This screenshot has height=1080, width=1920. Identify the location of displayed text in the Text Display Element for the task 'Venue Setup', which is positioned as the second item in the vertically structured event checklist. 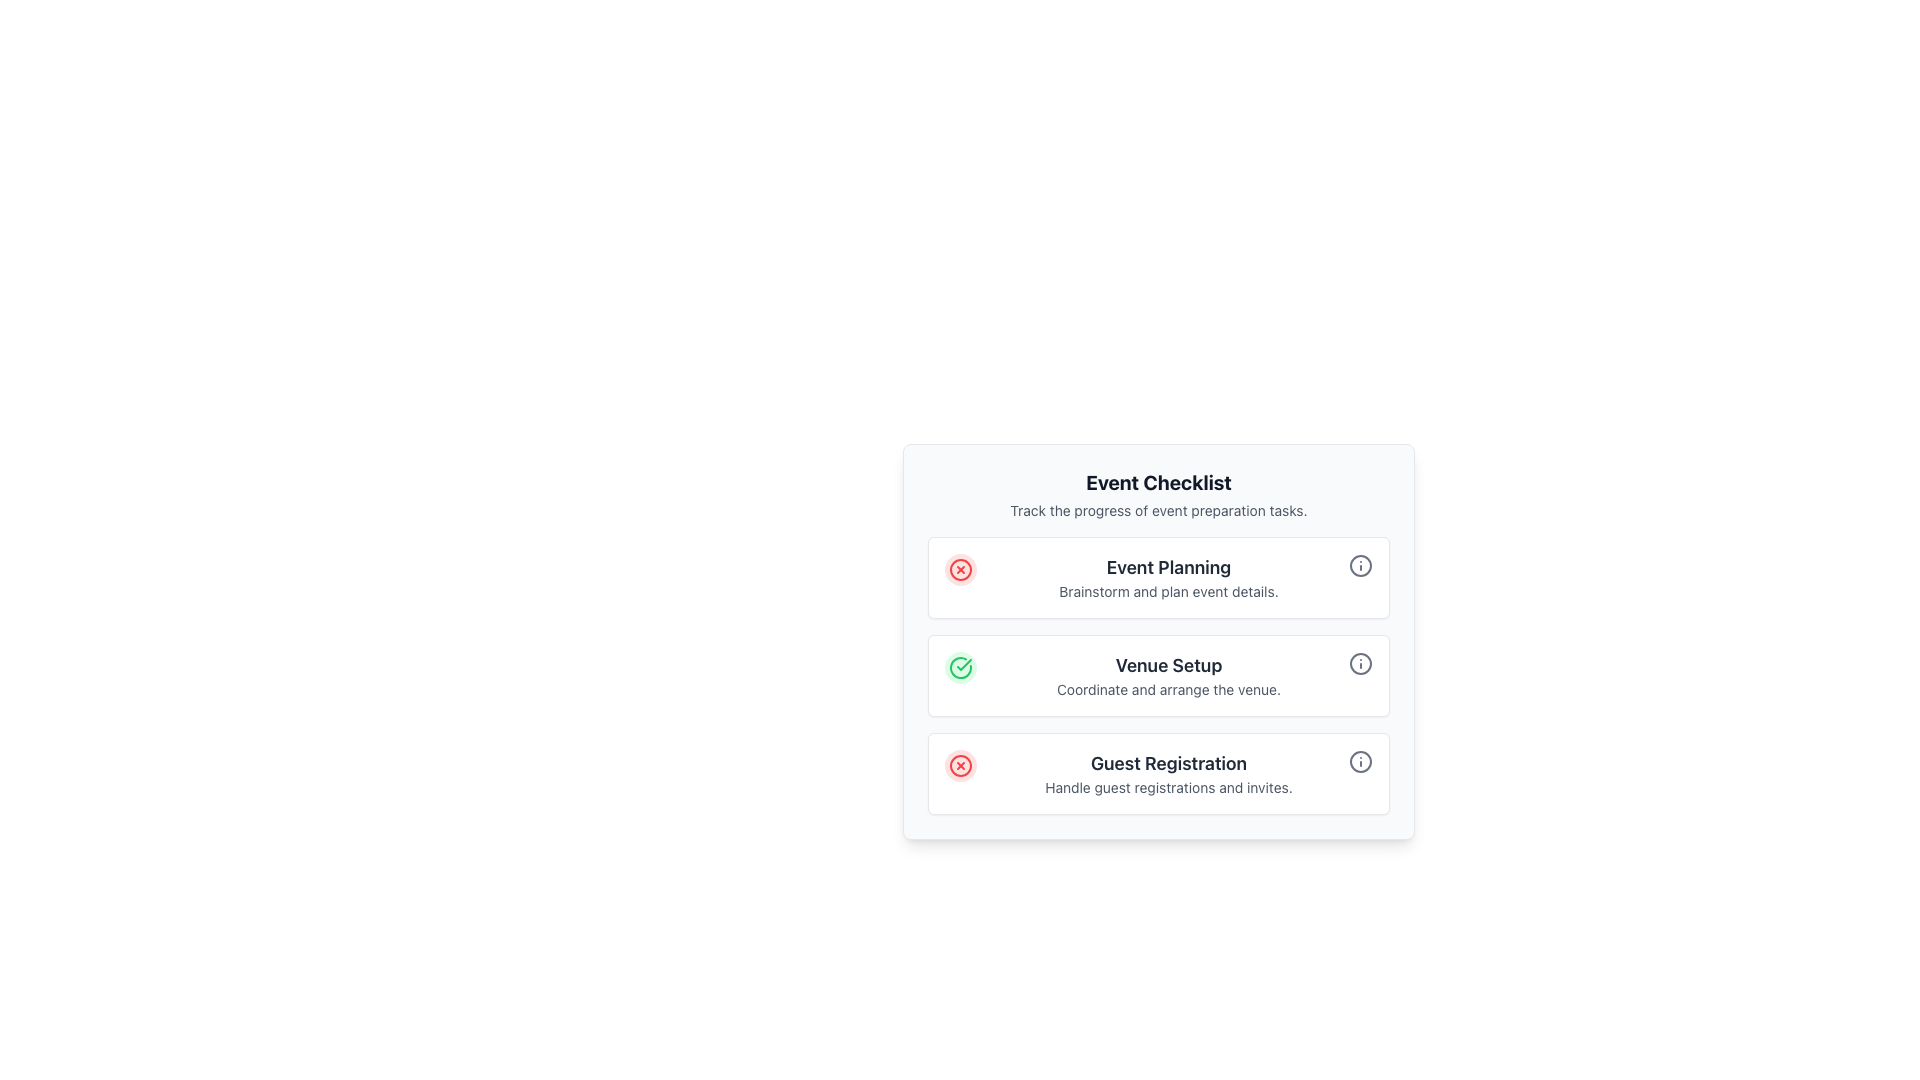
(1169, 675).